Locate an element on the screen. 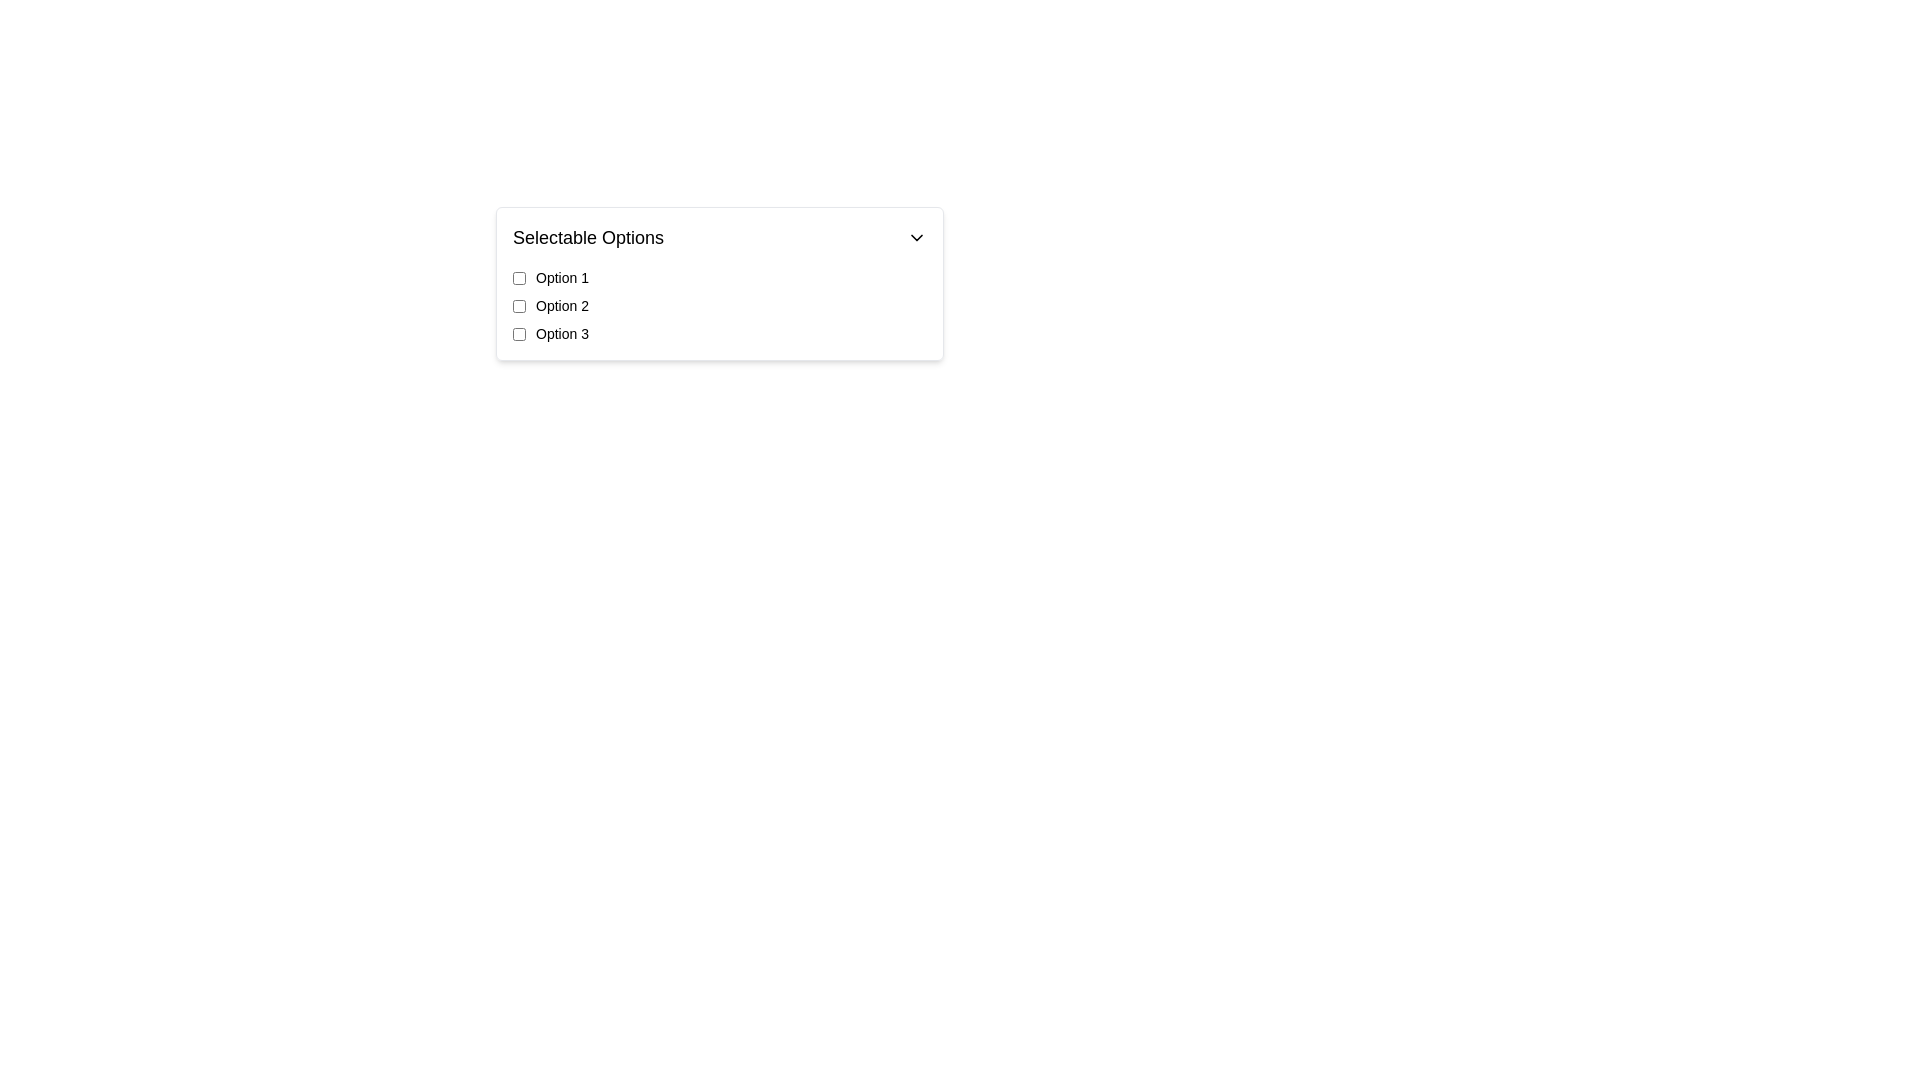 Image resolution: width=1920 pixels, height=1080 pixels. the checkbox labeled 'Option 2' is located at coordinates (519, 305).